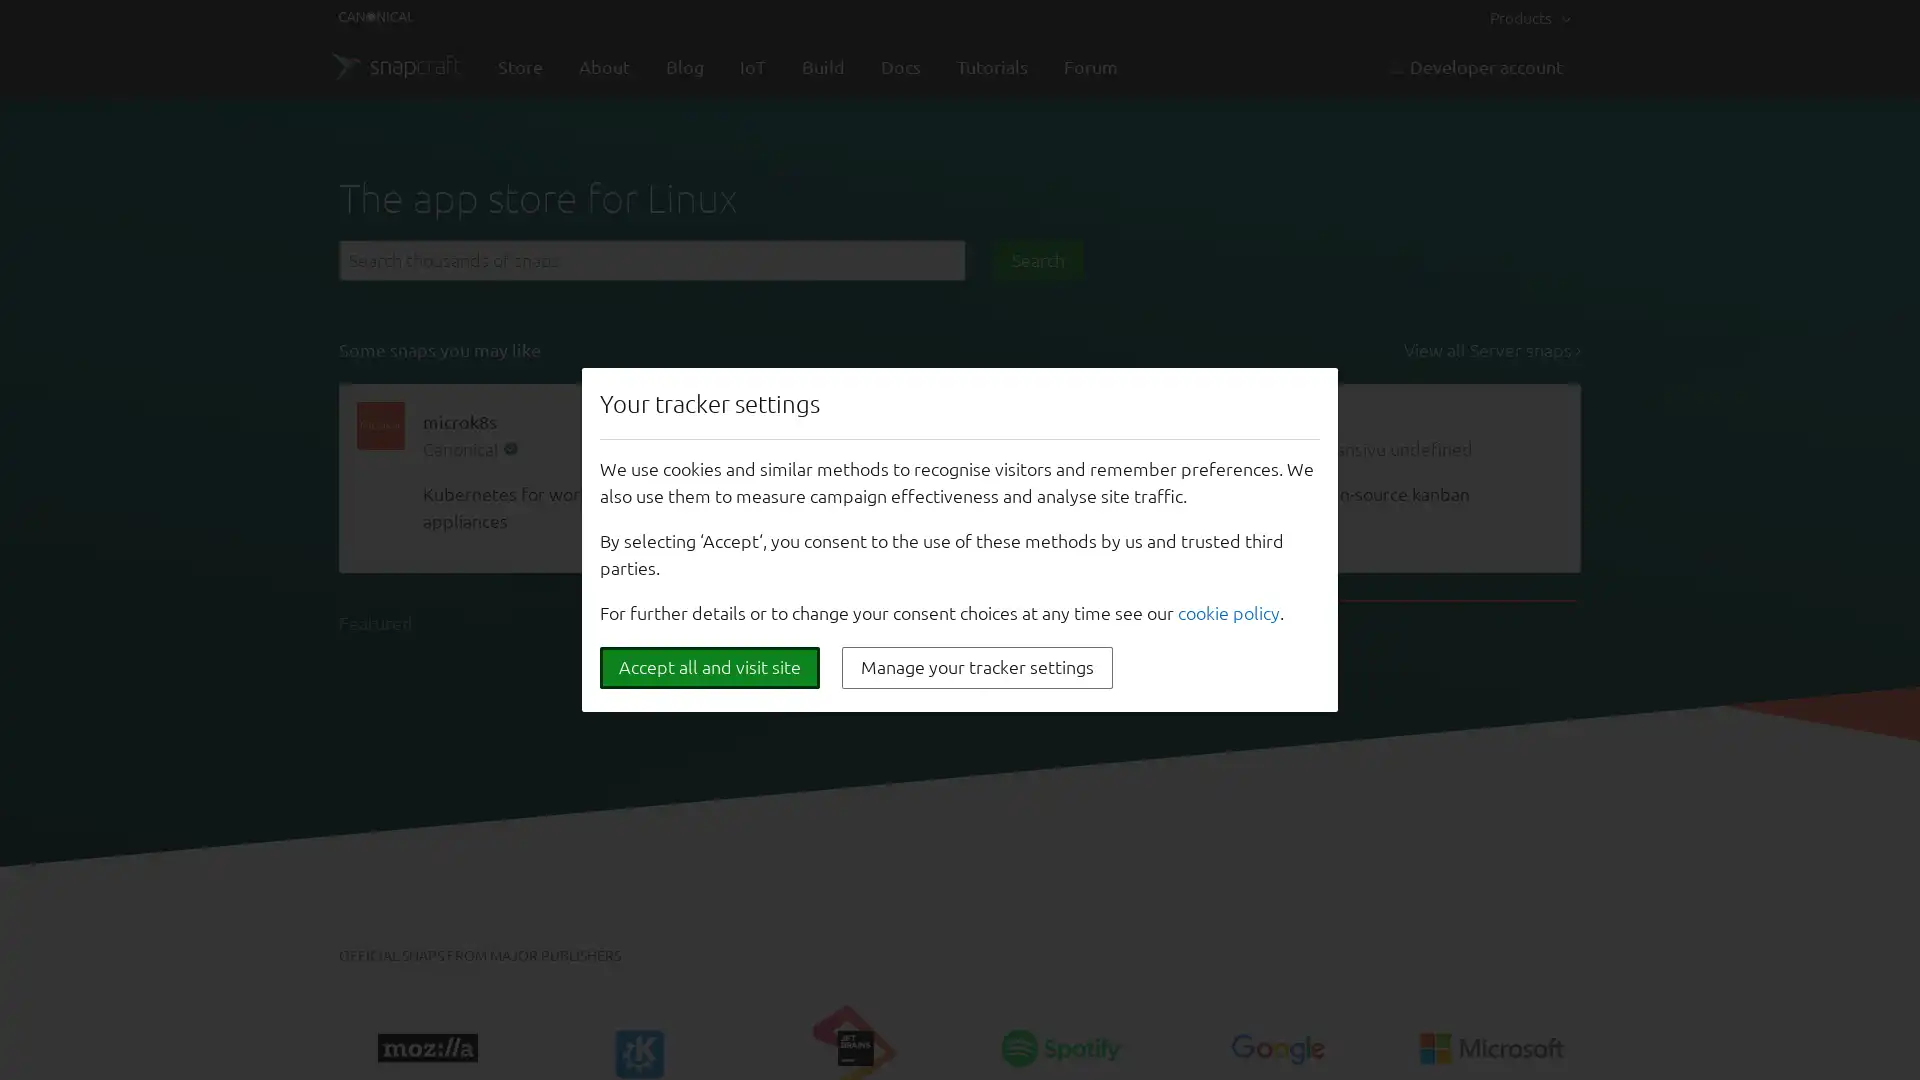 This screenshot has width=1920, height=1080. What do you see at coordinates (977, 667) in the screenshot?
I see `Manage your tracker settings` at bounding box center [977, 667].